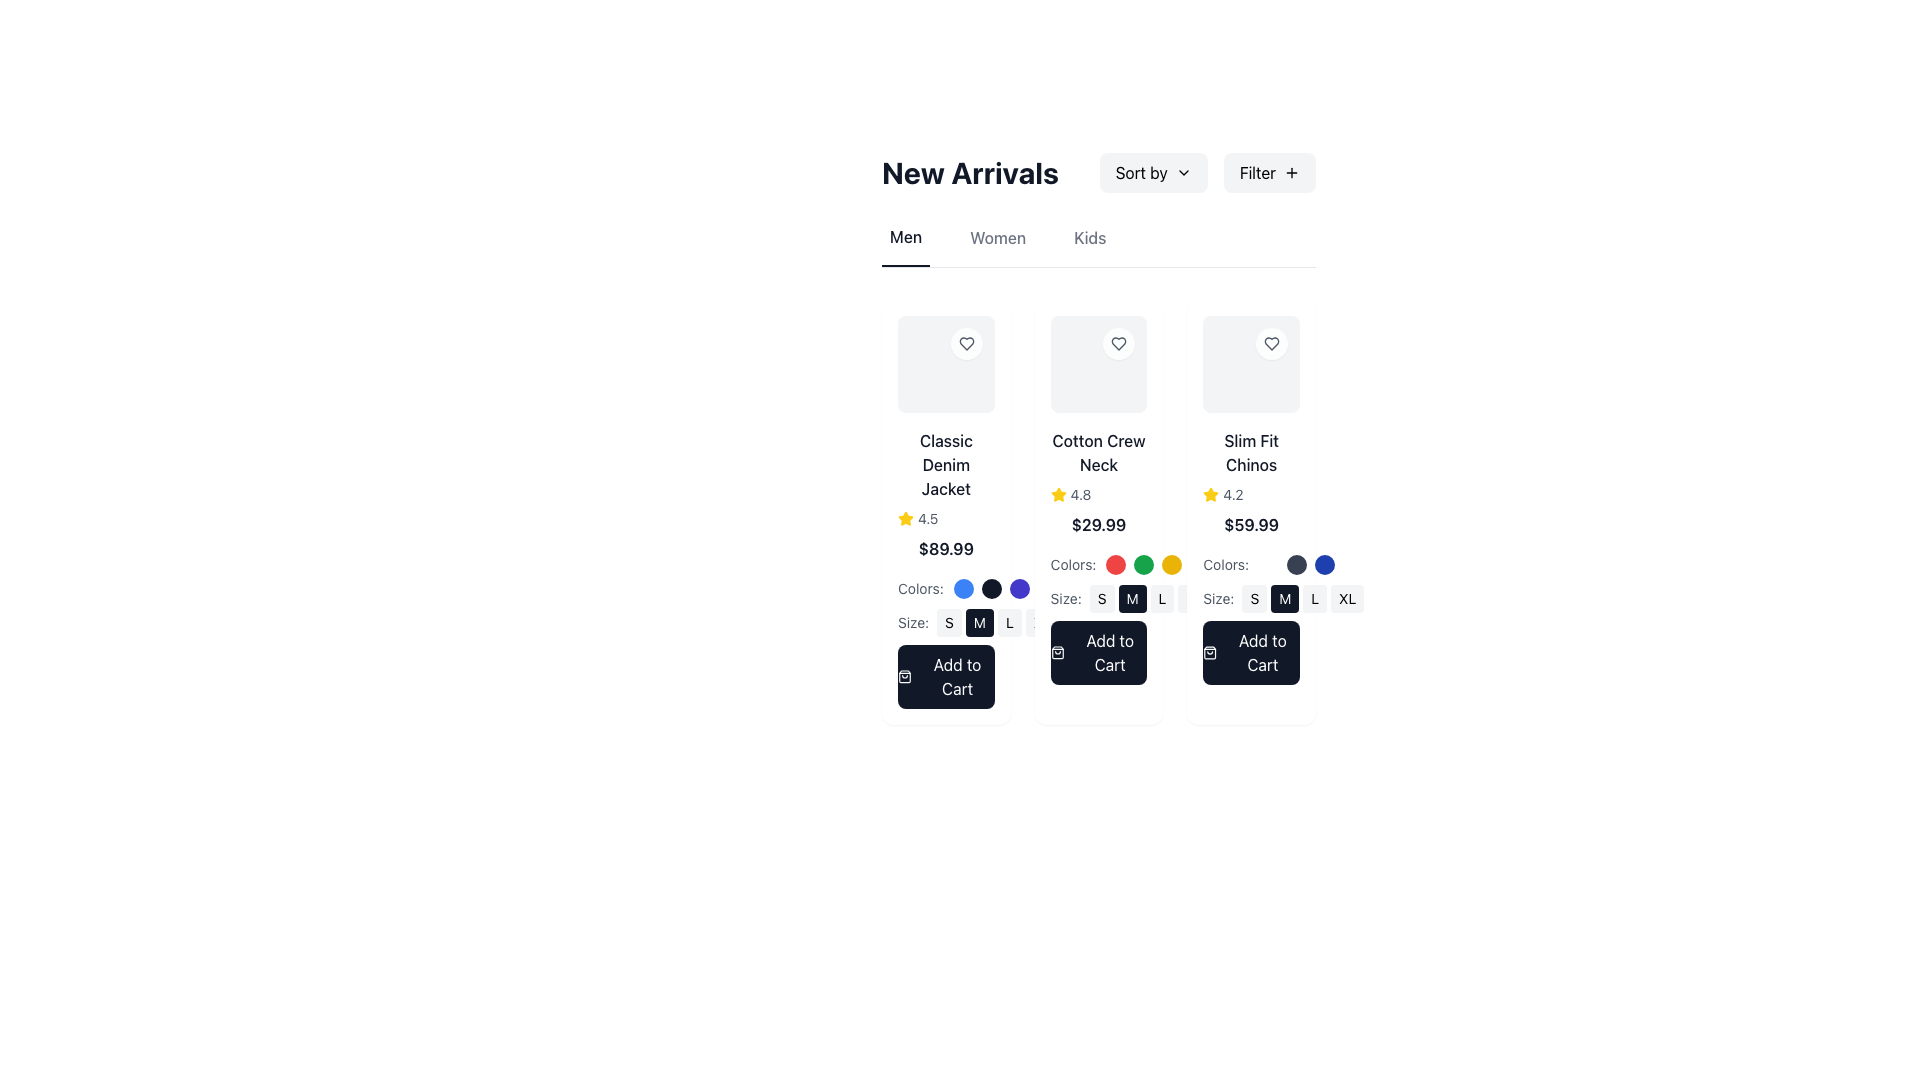 The height and width of the screenshot is (1080, 1920). I want to click on the static text label indicating the price of the product 'Slim Fit Chinos' in the third product card from the left in the 'New Arrivals' section under the 'Men' tab, so click(1250, 523).